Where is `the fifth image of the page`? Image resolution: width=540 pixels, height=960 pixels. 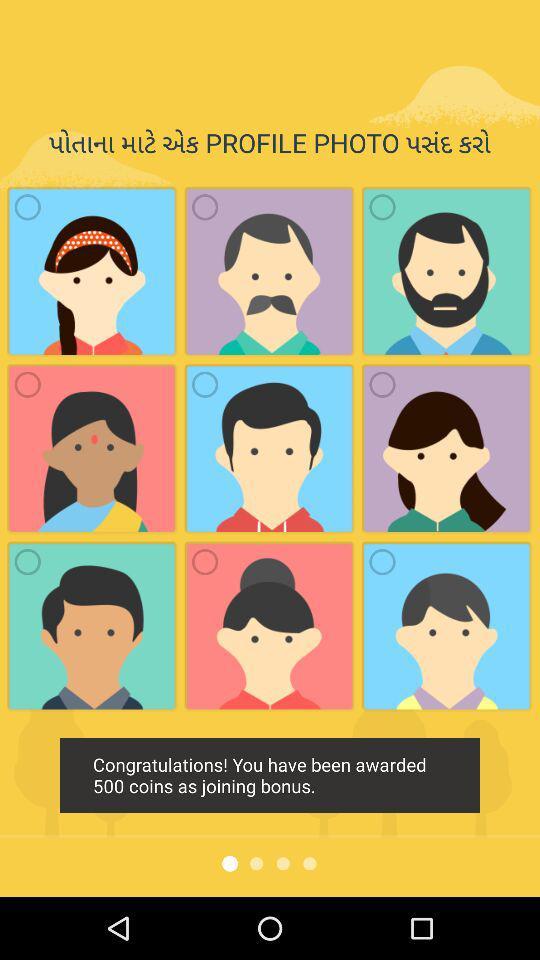
the fifth image of the page is located at coordinates (270, 448).